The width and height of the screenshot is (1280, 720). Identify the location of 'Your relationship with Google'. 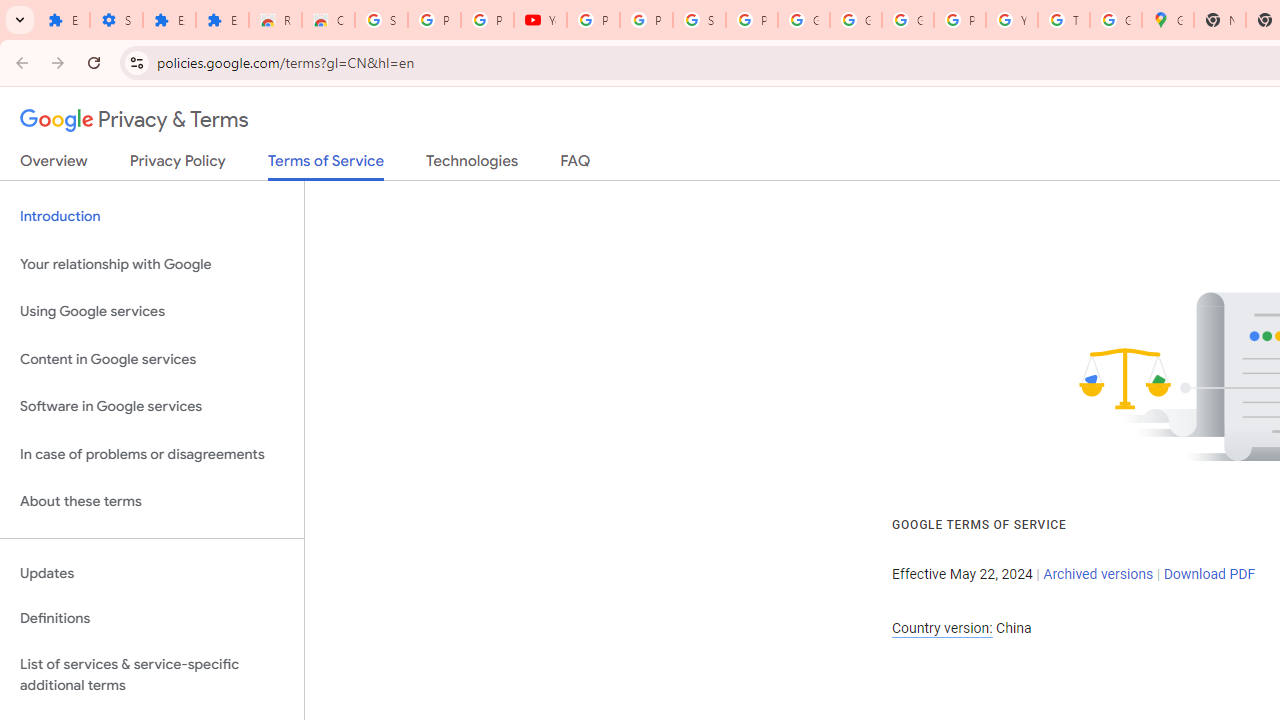
(151, 263).